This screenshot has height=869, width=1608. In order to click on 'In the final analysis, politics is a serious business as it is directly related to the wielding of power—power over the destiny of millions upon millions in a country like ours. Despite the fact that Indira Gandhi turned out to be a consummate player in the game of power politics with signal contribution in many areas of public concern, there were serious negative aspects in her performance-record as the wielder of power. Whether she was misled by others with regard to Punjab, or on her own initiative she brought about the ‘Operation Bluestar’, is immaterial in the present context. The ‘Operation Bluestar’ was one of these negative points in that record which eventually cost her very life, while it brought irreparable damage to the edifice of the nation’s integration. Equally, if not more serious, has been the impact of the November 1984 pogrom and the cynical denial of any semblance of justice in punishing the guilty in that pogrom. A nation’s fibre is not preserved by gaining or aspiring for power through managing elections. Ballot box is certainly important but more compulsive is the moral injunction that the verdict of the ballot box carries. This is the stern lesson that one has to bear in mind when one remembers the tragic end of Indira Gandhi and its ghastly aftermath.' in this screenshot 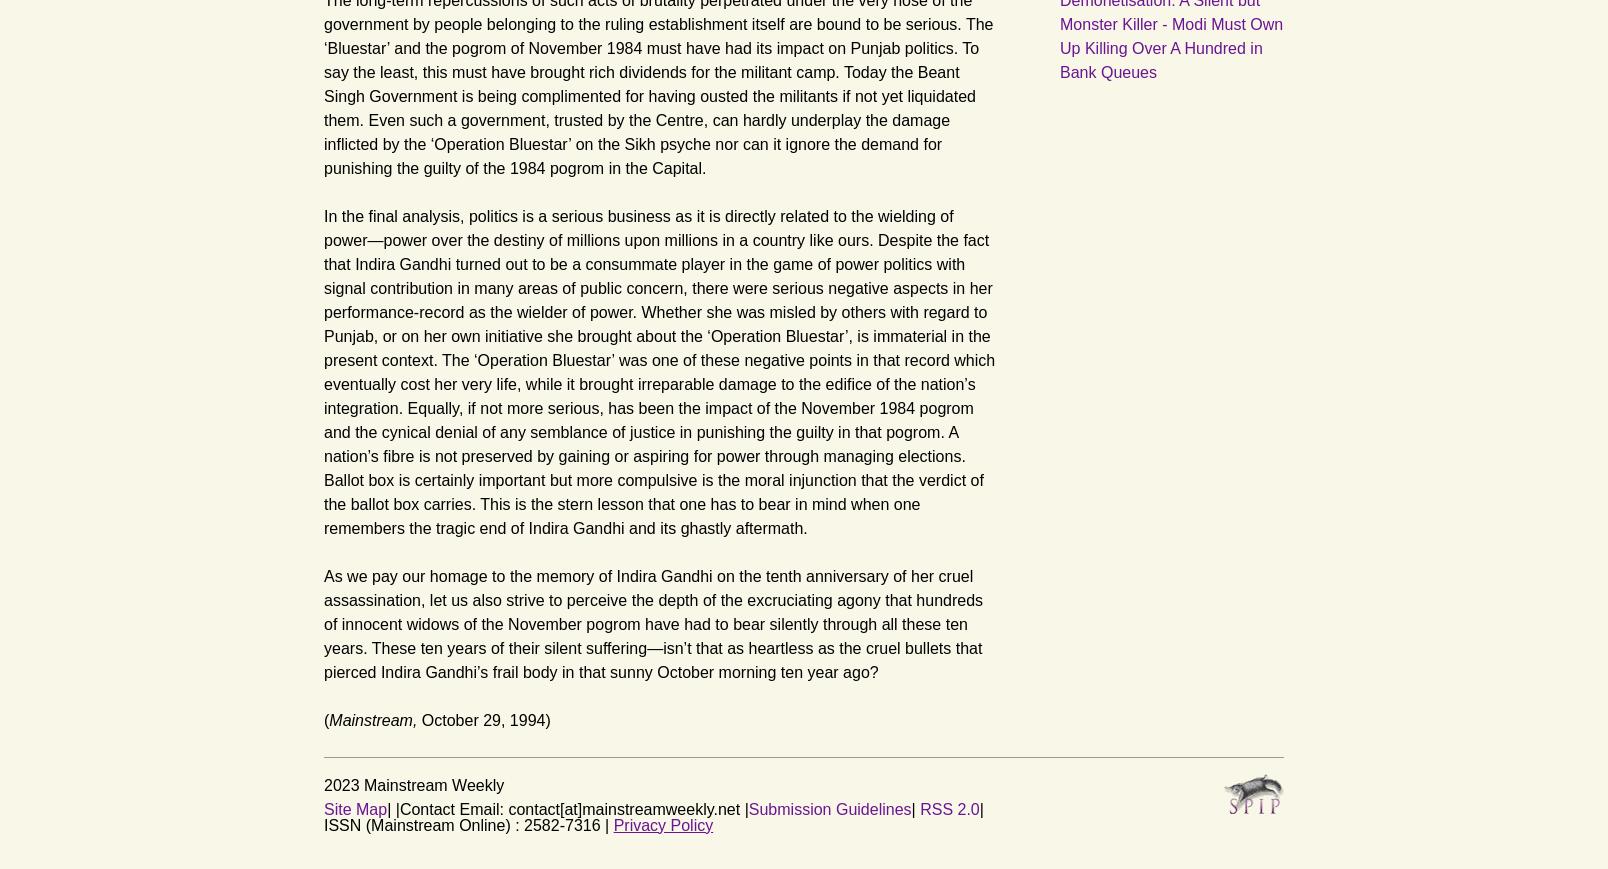, I will do `click(659, 370)`.